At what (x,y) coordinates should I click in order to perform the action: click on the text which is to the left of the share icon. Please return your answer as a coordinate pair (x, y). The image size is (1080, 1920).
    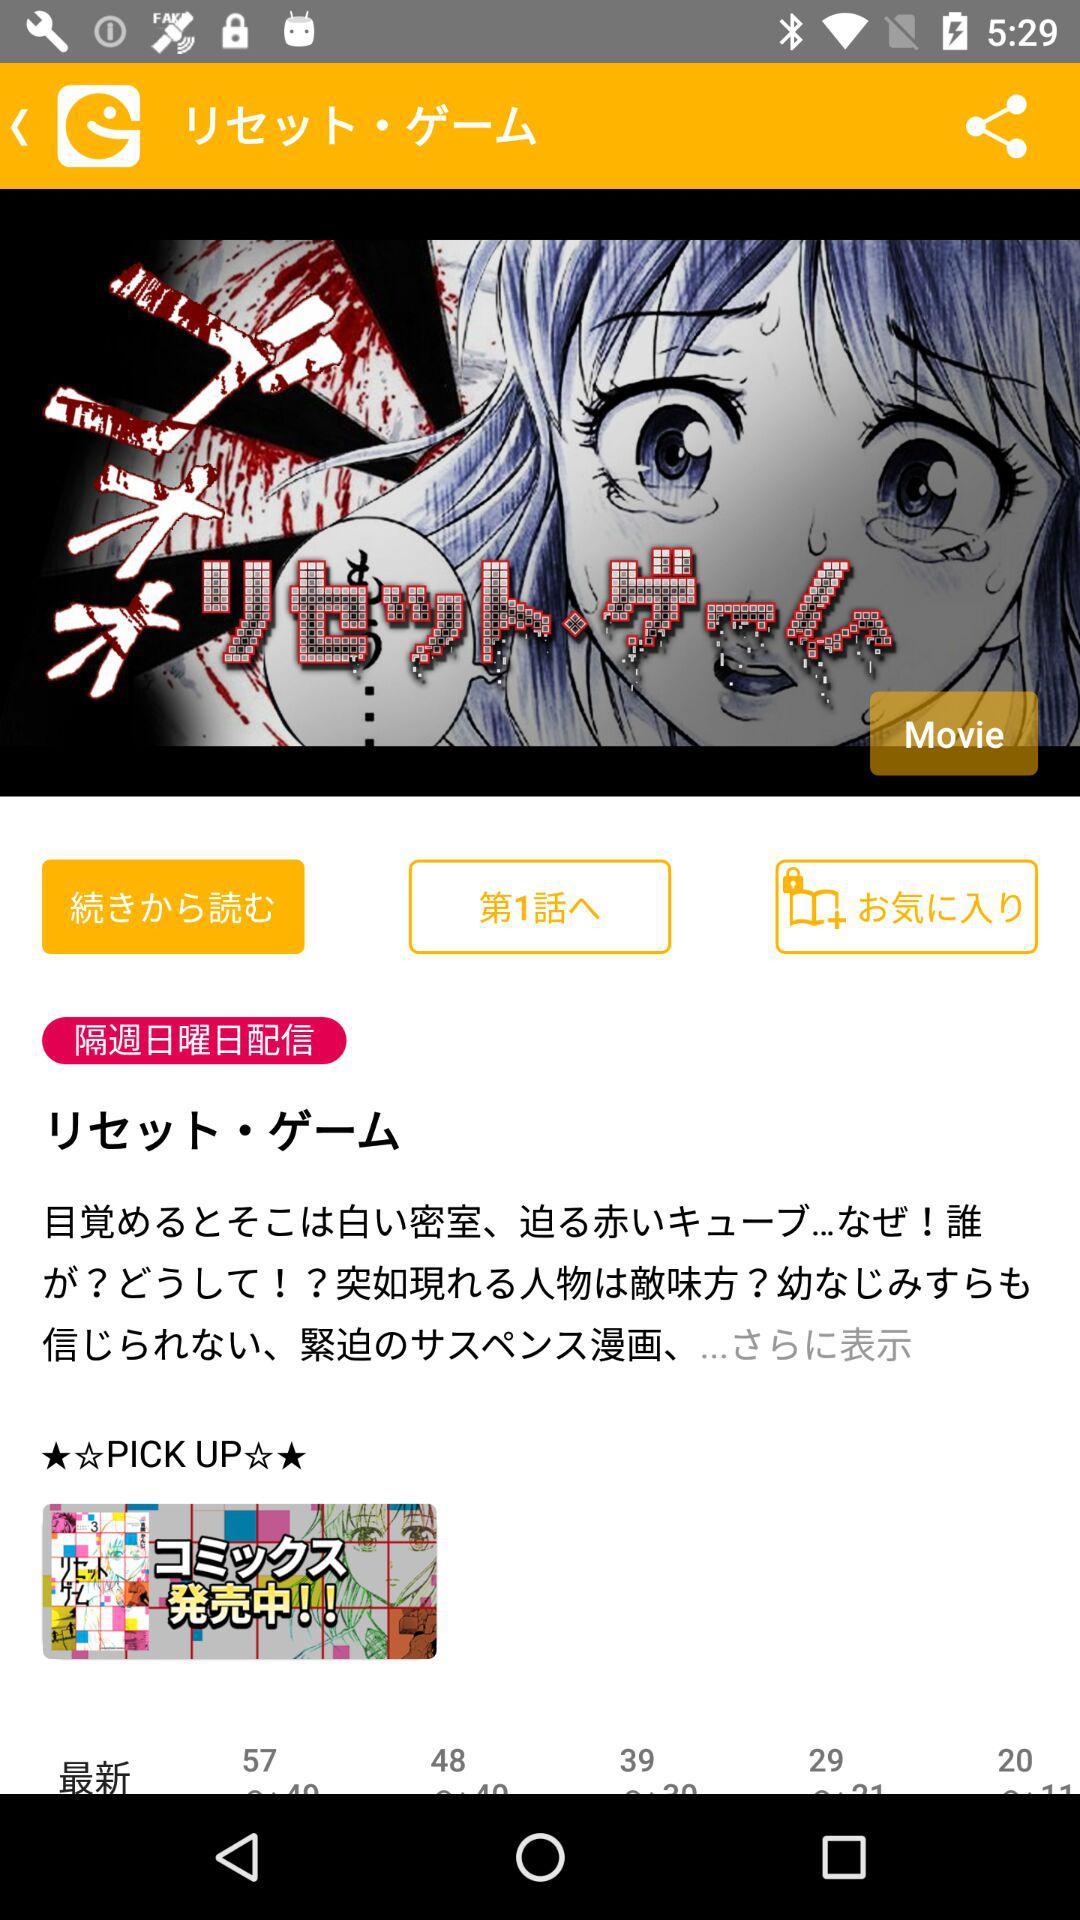
    Looking at the image, I should click on (549, 124).